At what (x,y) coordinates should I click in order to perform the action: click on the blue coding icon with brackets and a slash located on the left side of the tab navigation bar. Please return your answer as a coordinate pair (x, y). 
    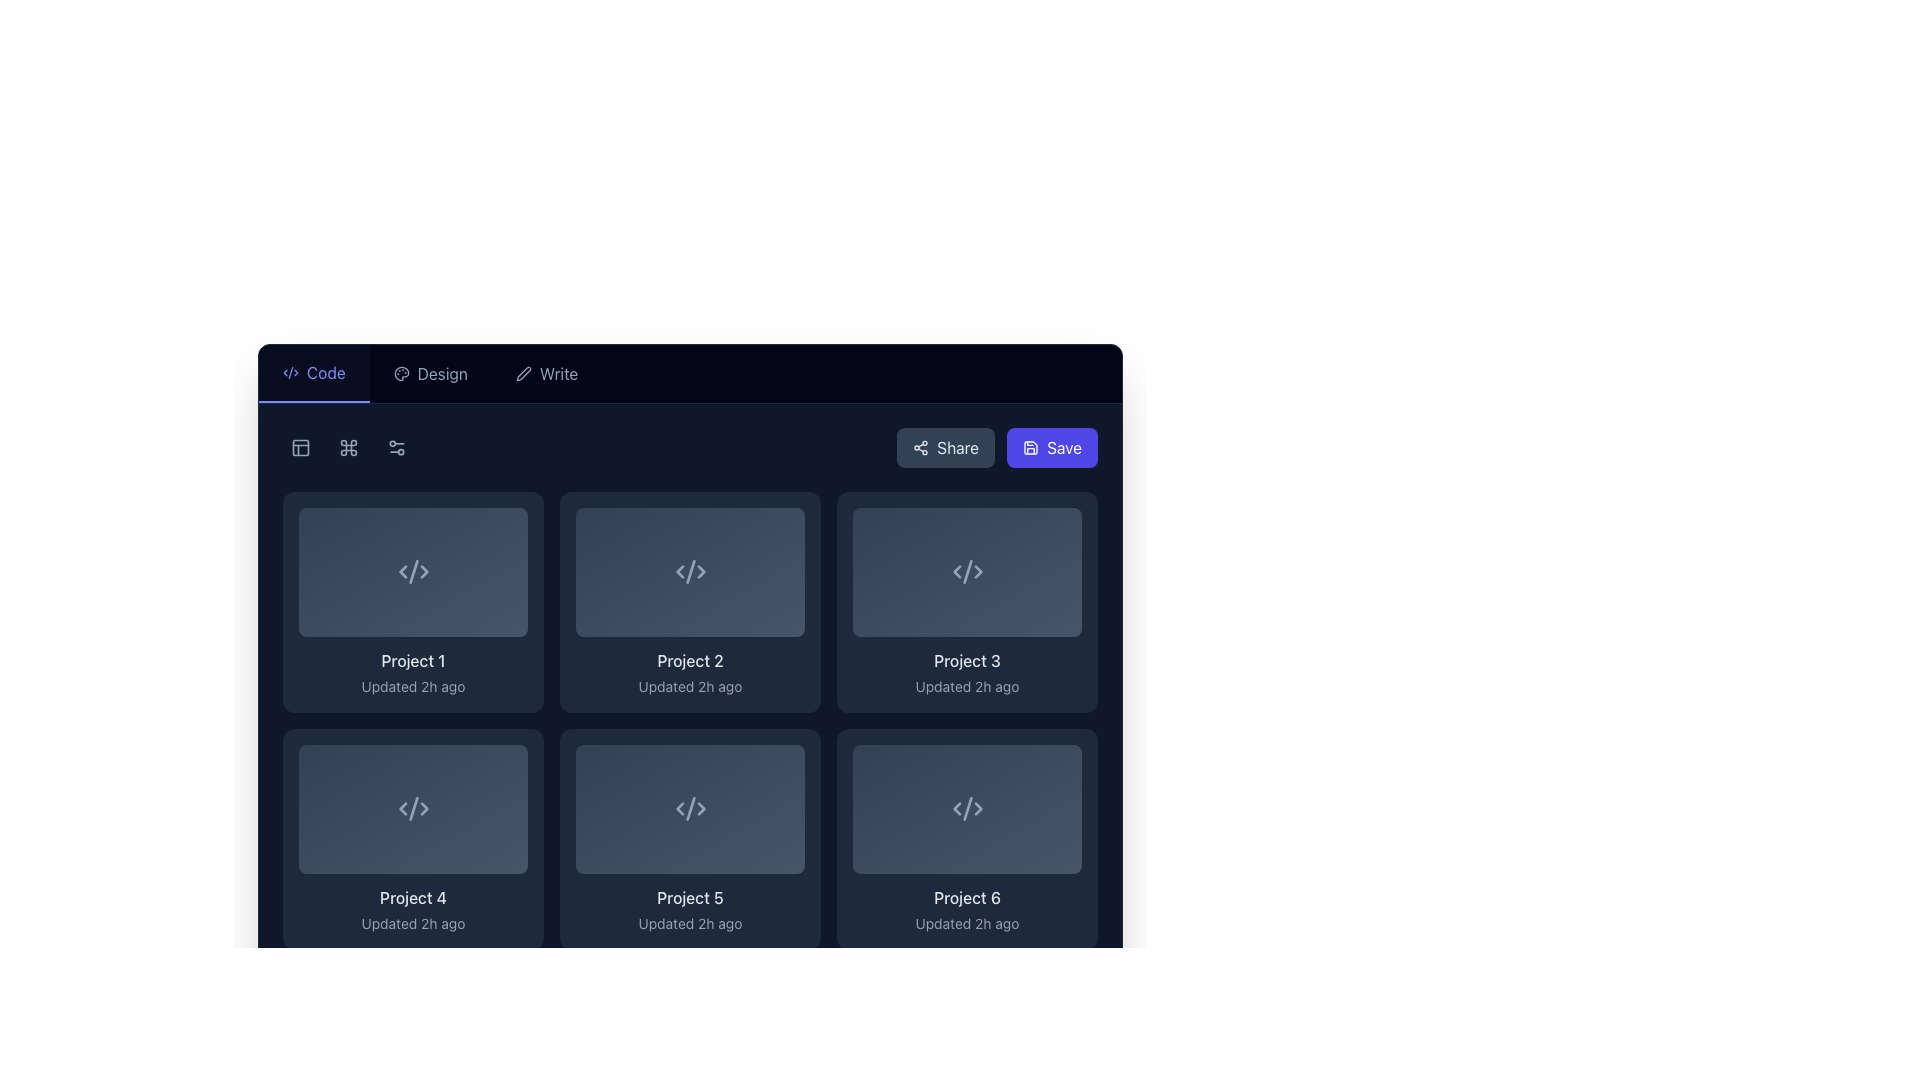
    Looking at the image, I should click on (290, 373).